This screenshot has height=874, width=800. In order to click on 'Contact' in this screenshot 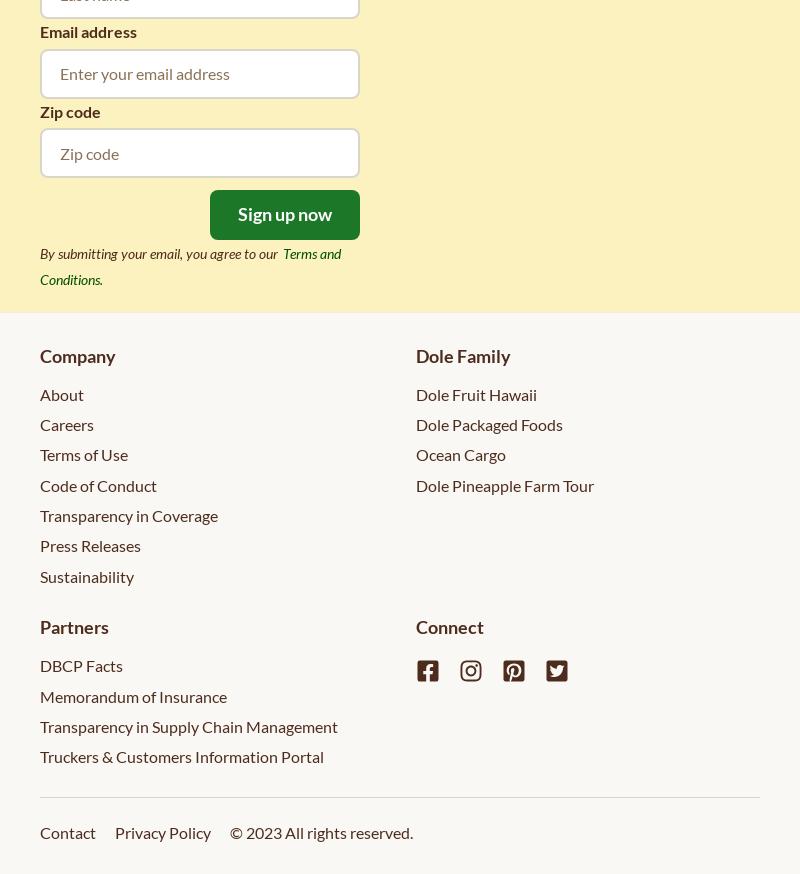, I will do `click(68, 831)`.